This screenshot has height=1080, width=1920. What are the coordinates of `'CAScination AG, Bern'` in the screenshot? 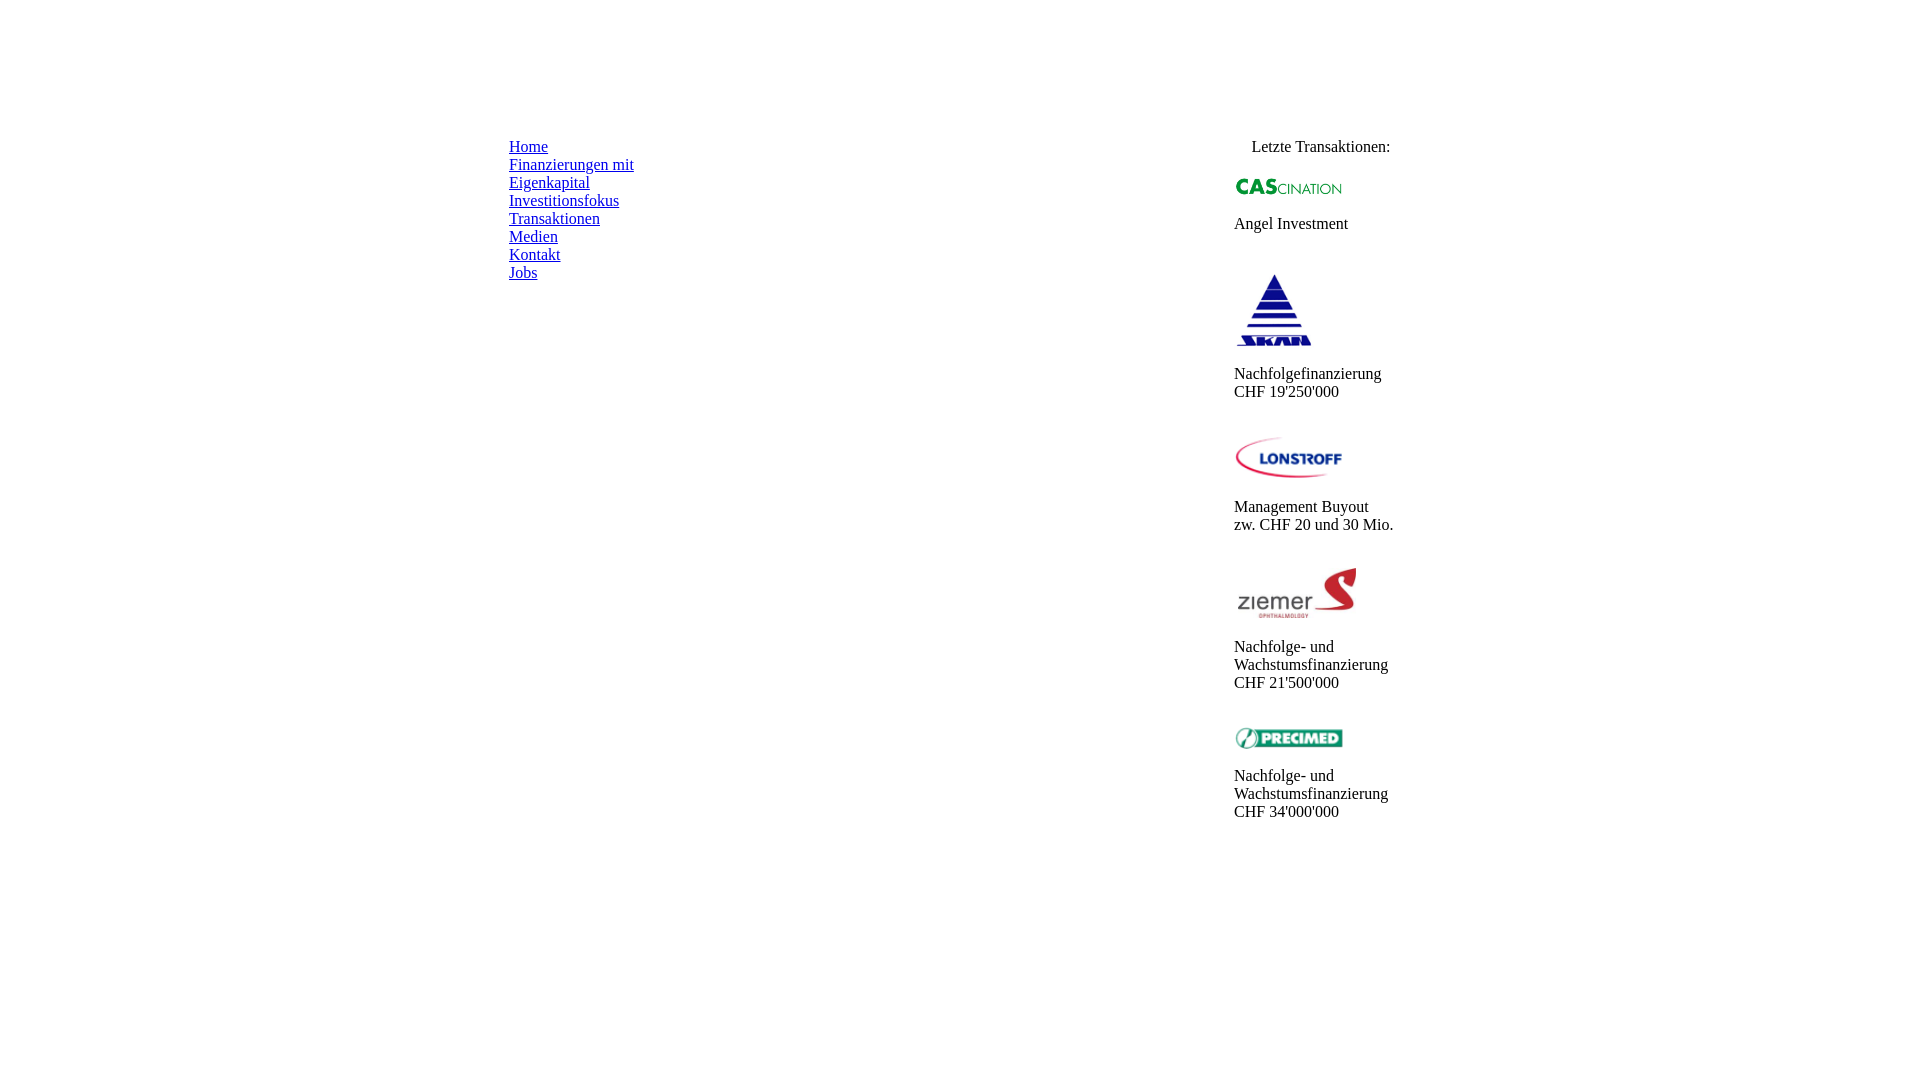 It's located at (1289, 186).